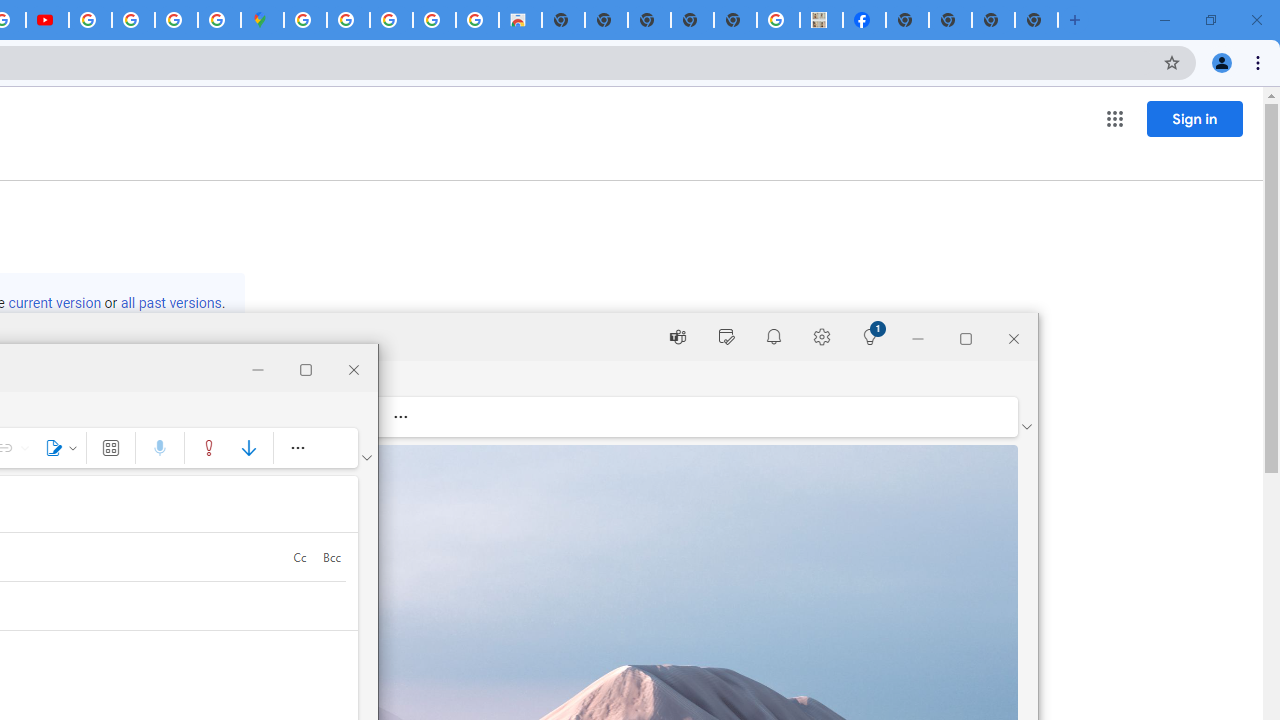  Describe the element at coordinates (332, 556) in the screenshot. I see `'Bcc'` at that location.